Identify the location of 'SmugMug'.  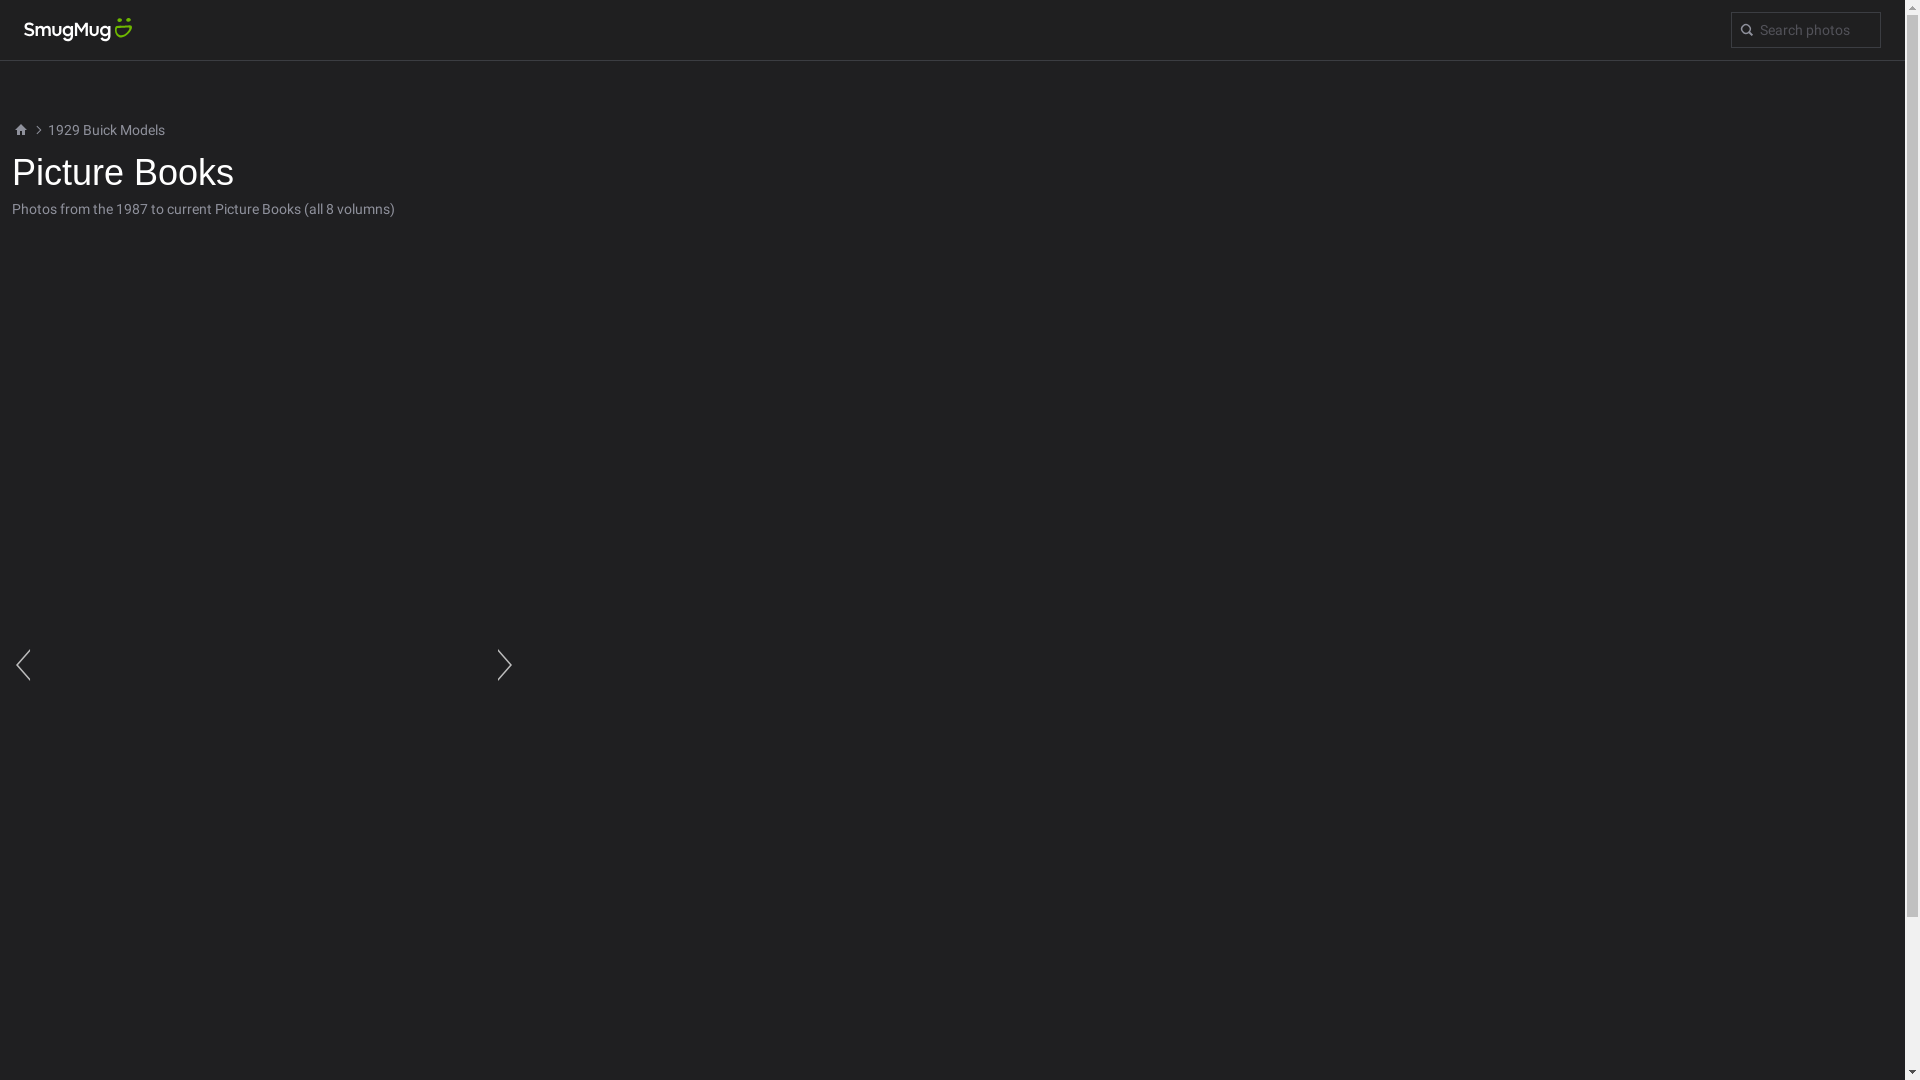
(0, 30).